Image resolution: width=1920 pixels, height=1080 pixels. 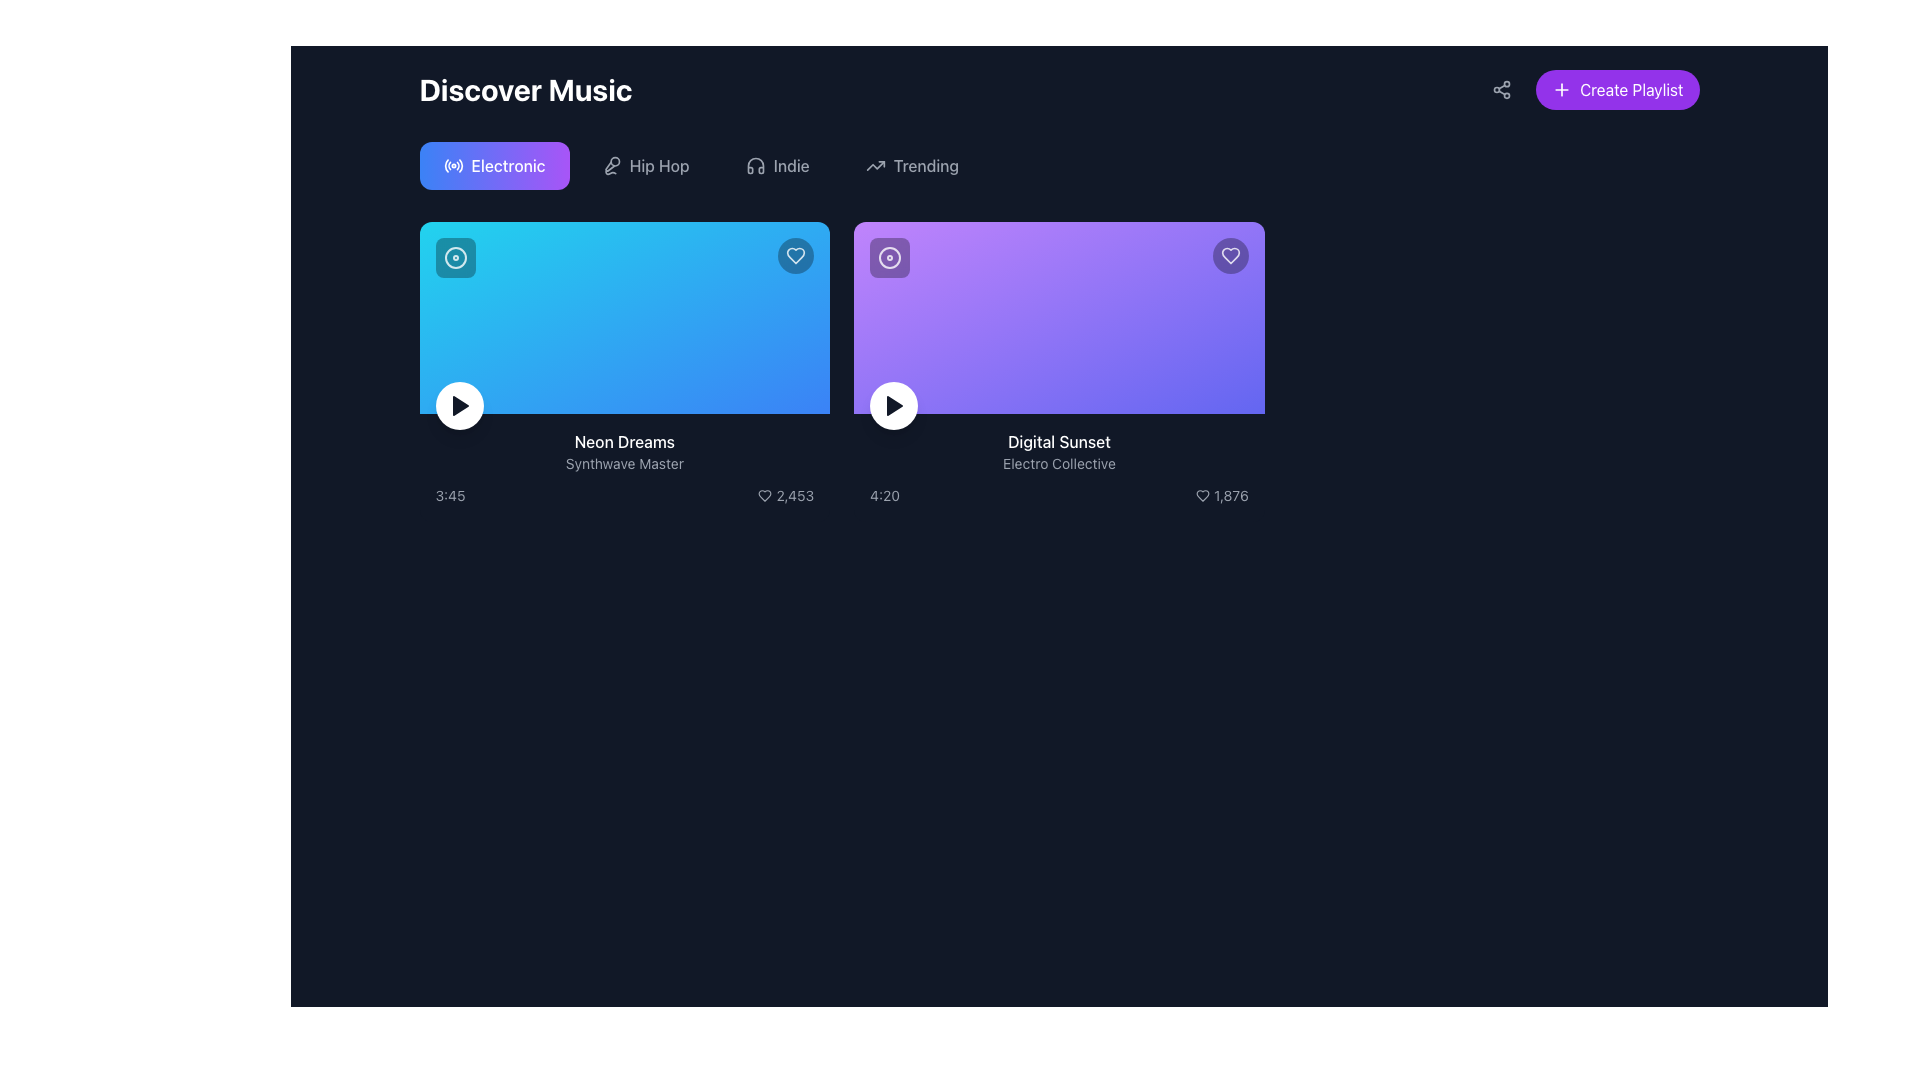 What do you see at coordinates (795, 254) in the screenshot?
I see `the heart icon` at bounding box center [795, 254].